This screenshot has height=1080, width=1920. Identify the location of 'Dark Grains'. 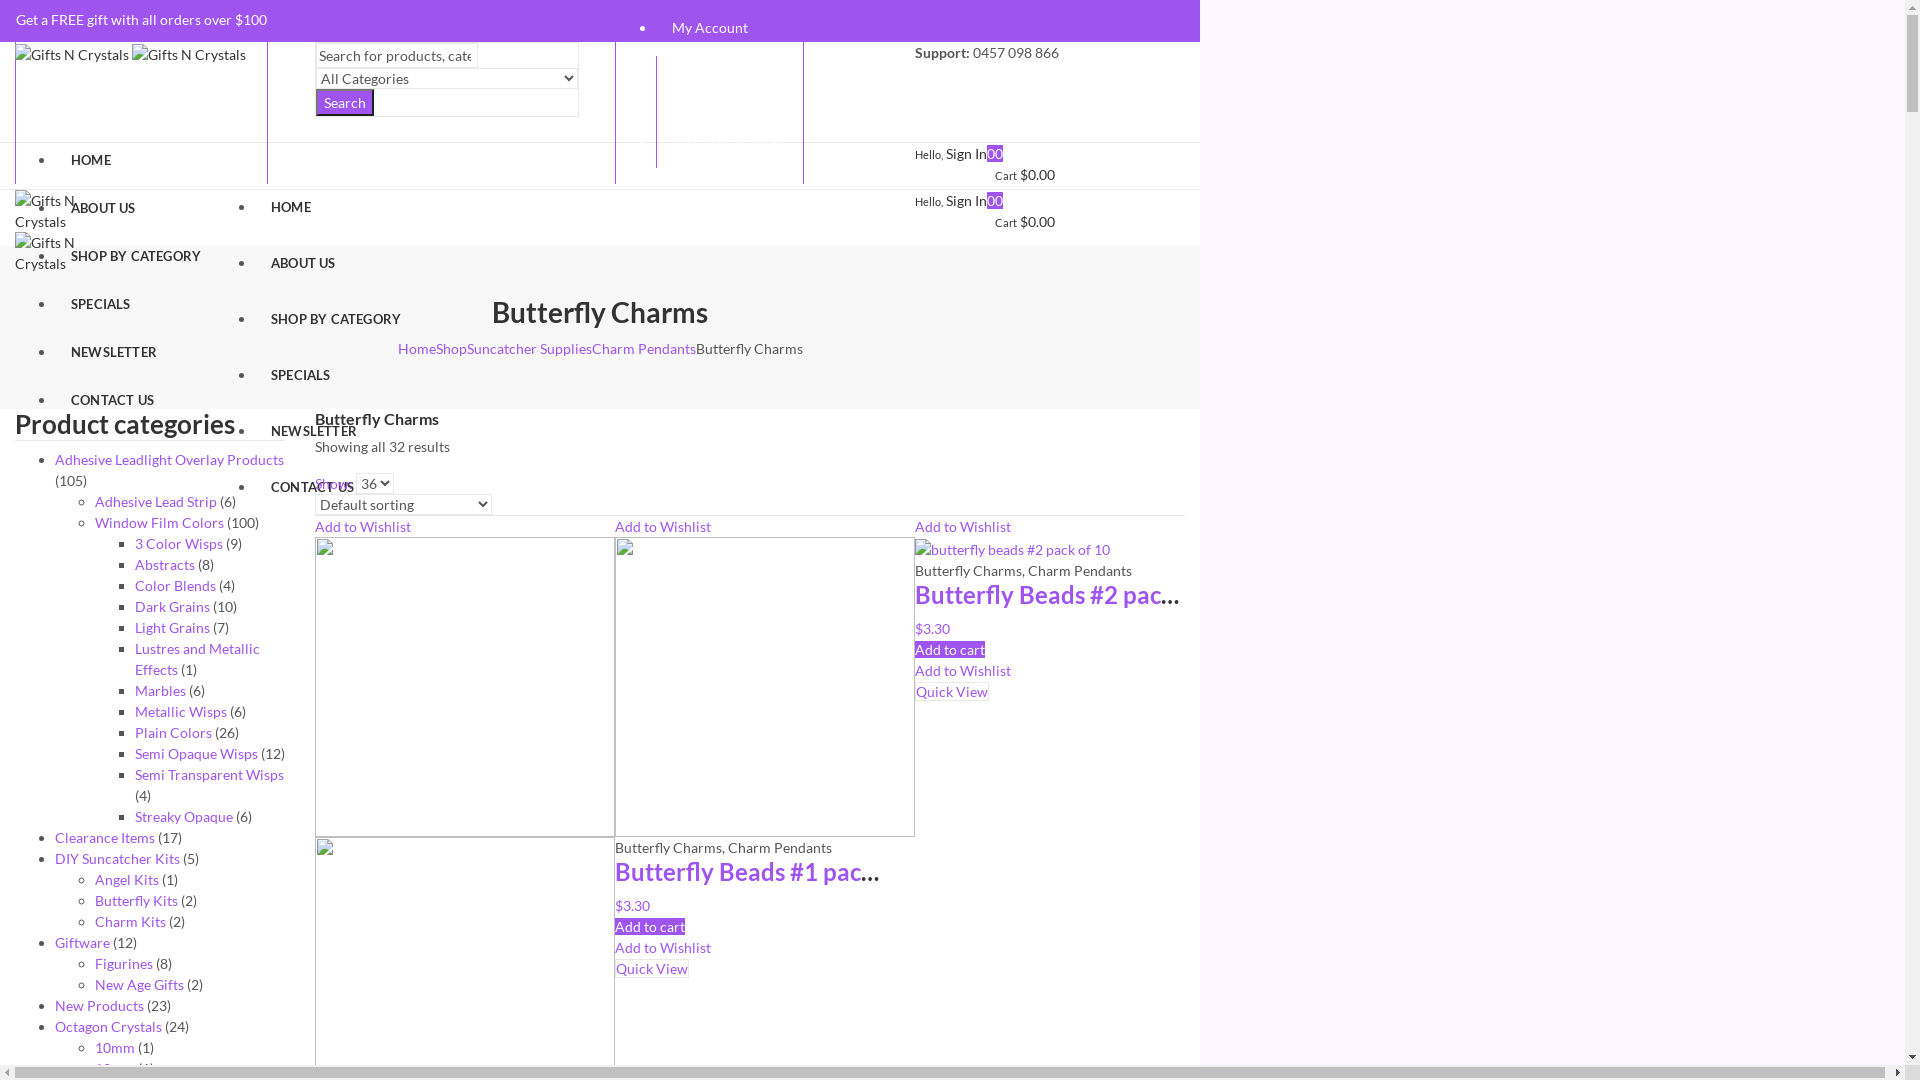
(133, 605).